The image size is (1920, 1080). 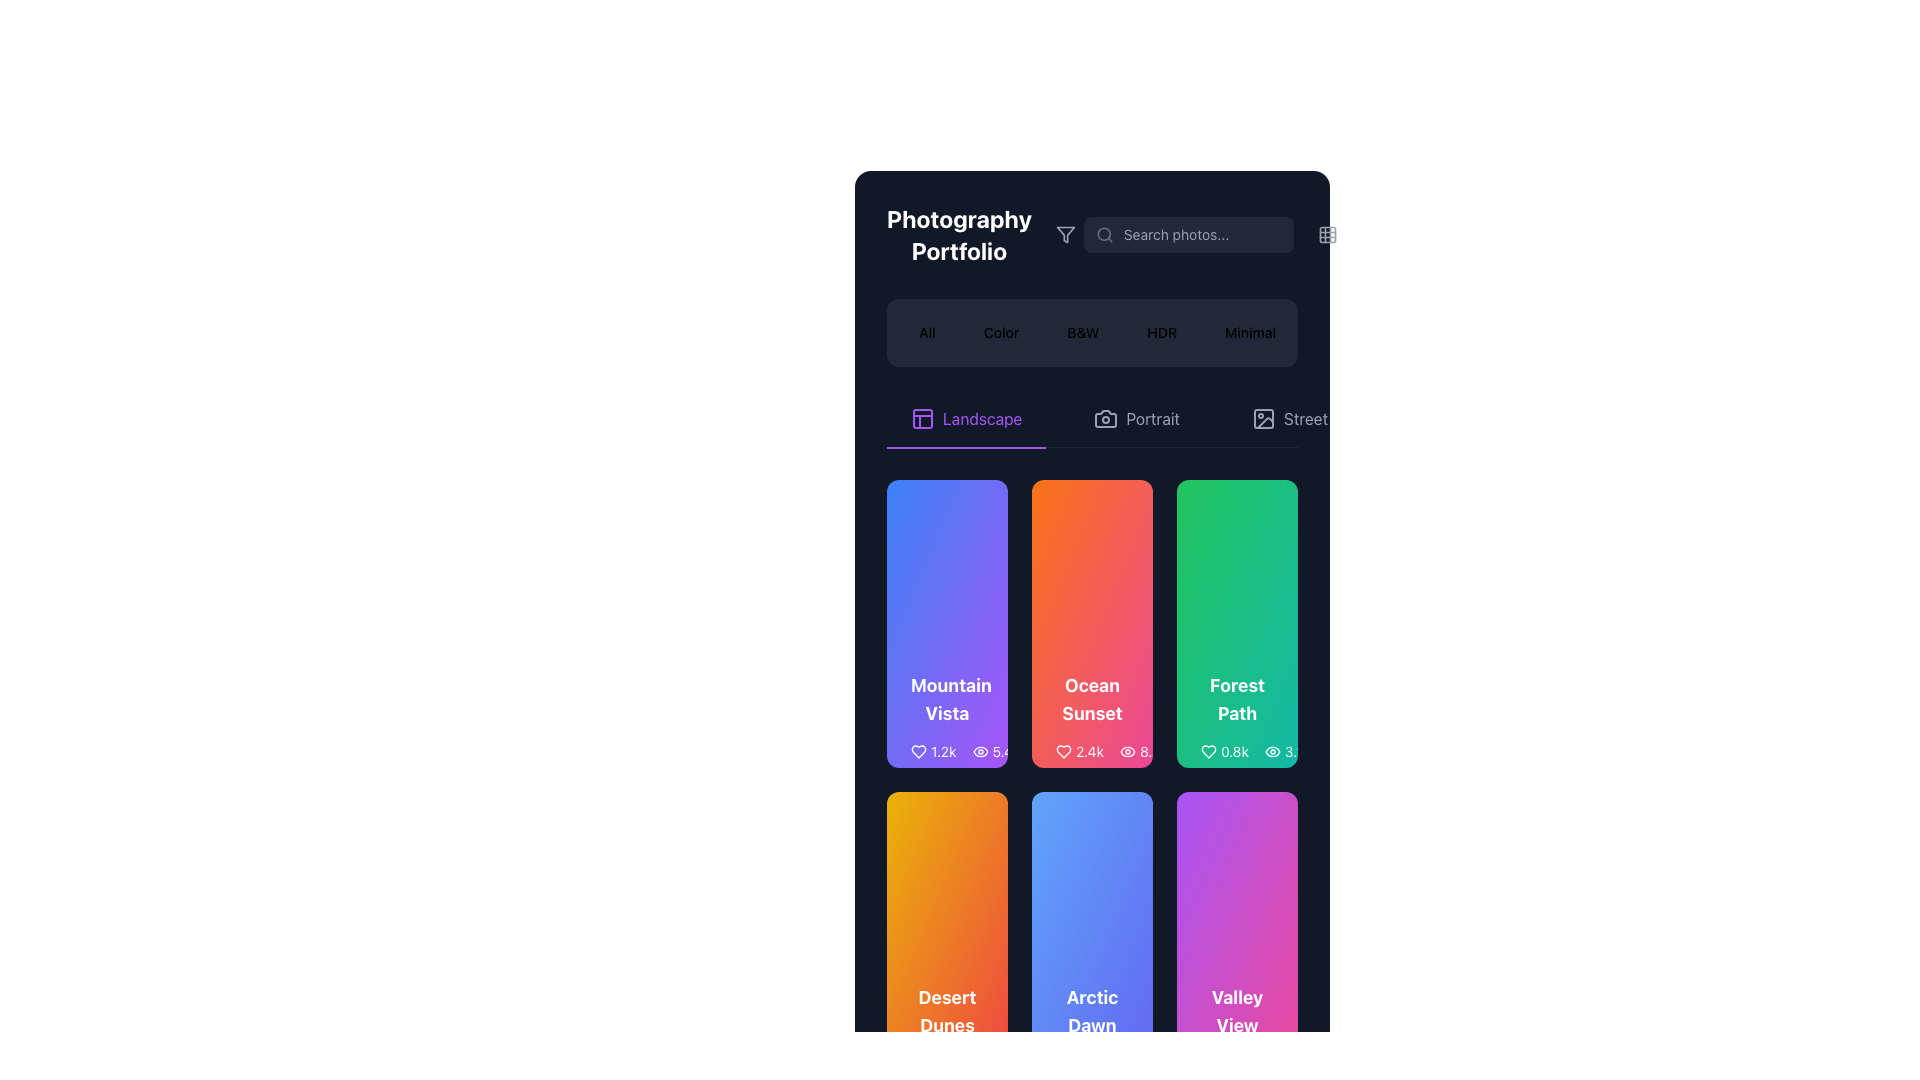 What do you see at coordinates (946, 720) in the screenshot?
I see `the icons or links within the 'Mountain Vista' Preview card, which displays likes and views in a bold white font against a gradient background` at bounding box center [946, 720].